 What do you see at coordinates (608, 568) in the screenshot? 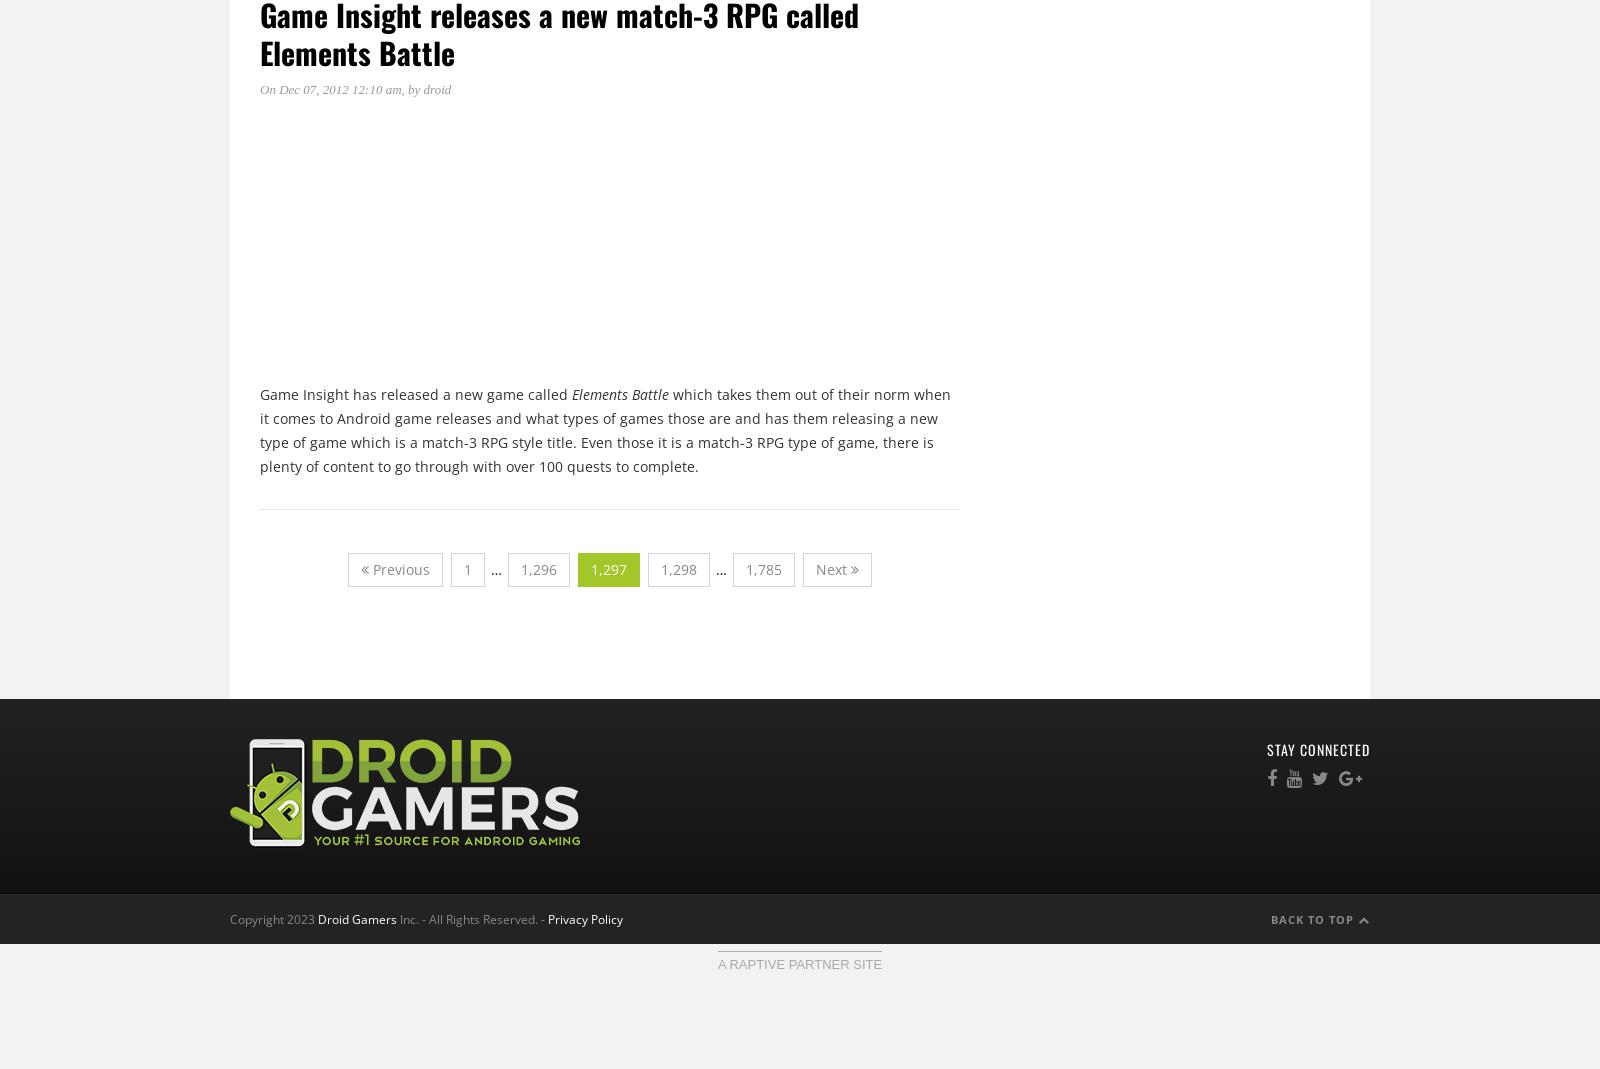
I see `'1,297'` at bounding box center [608, 568].